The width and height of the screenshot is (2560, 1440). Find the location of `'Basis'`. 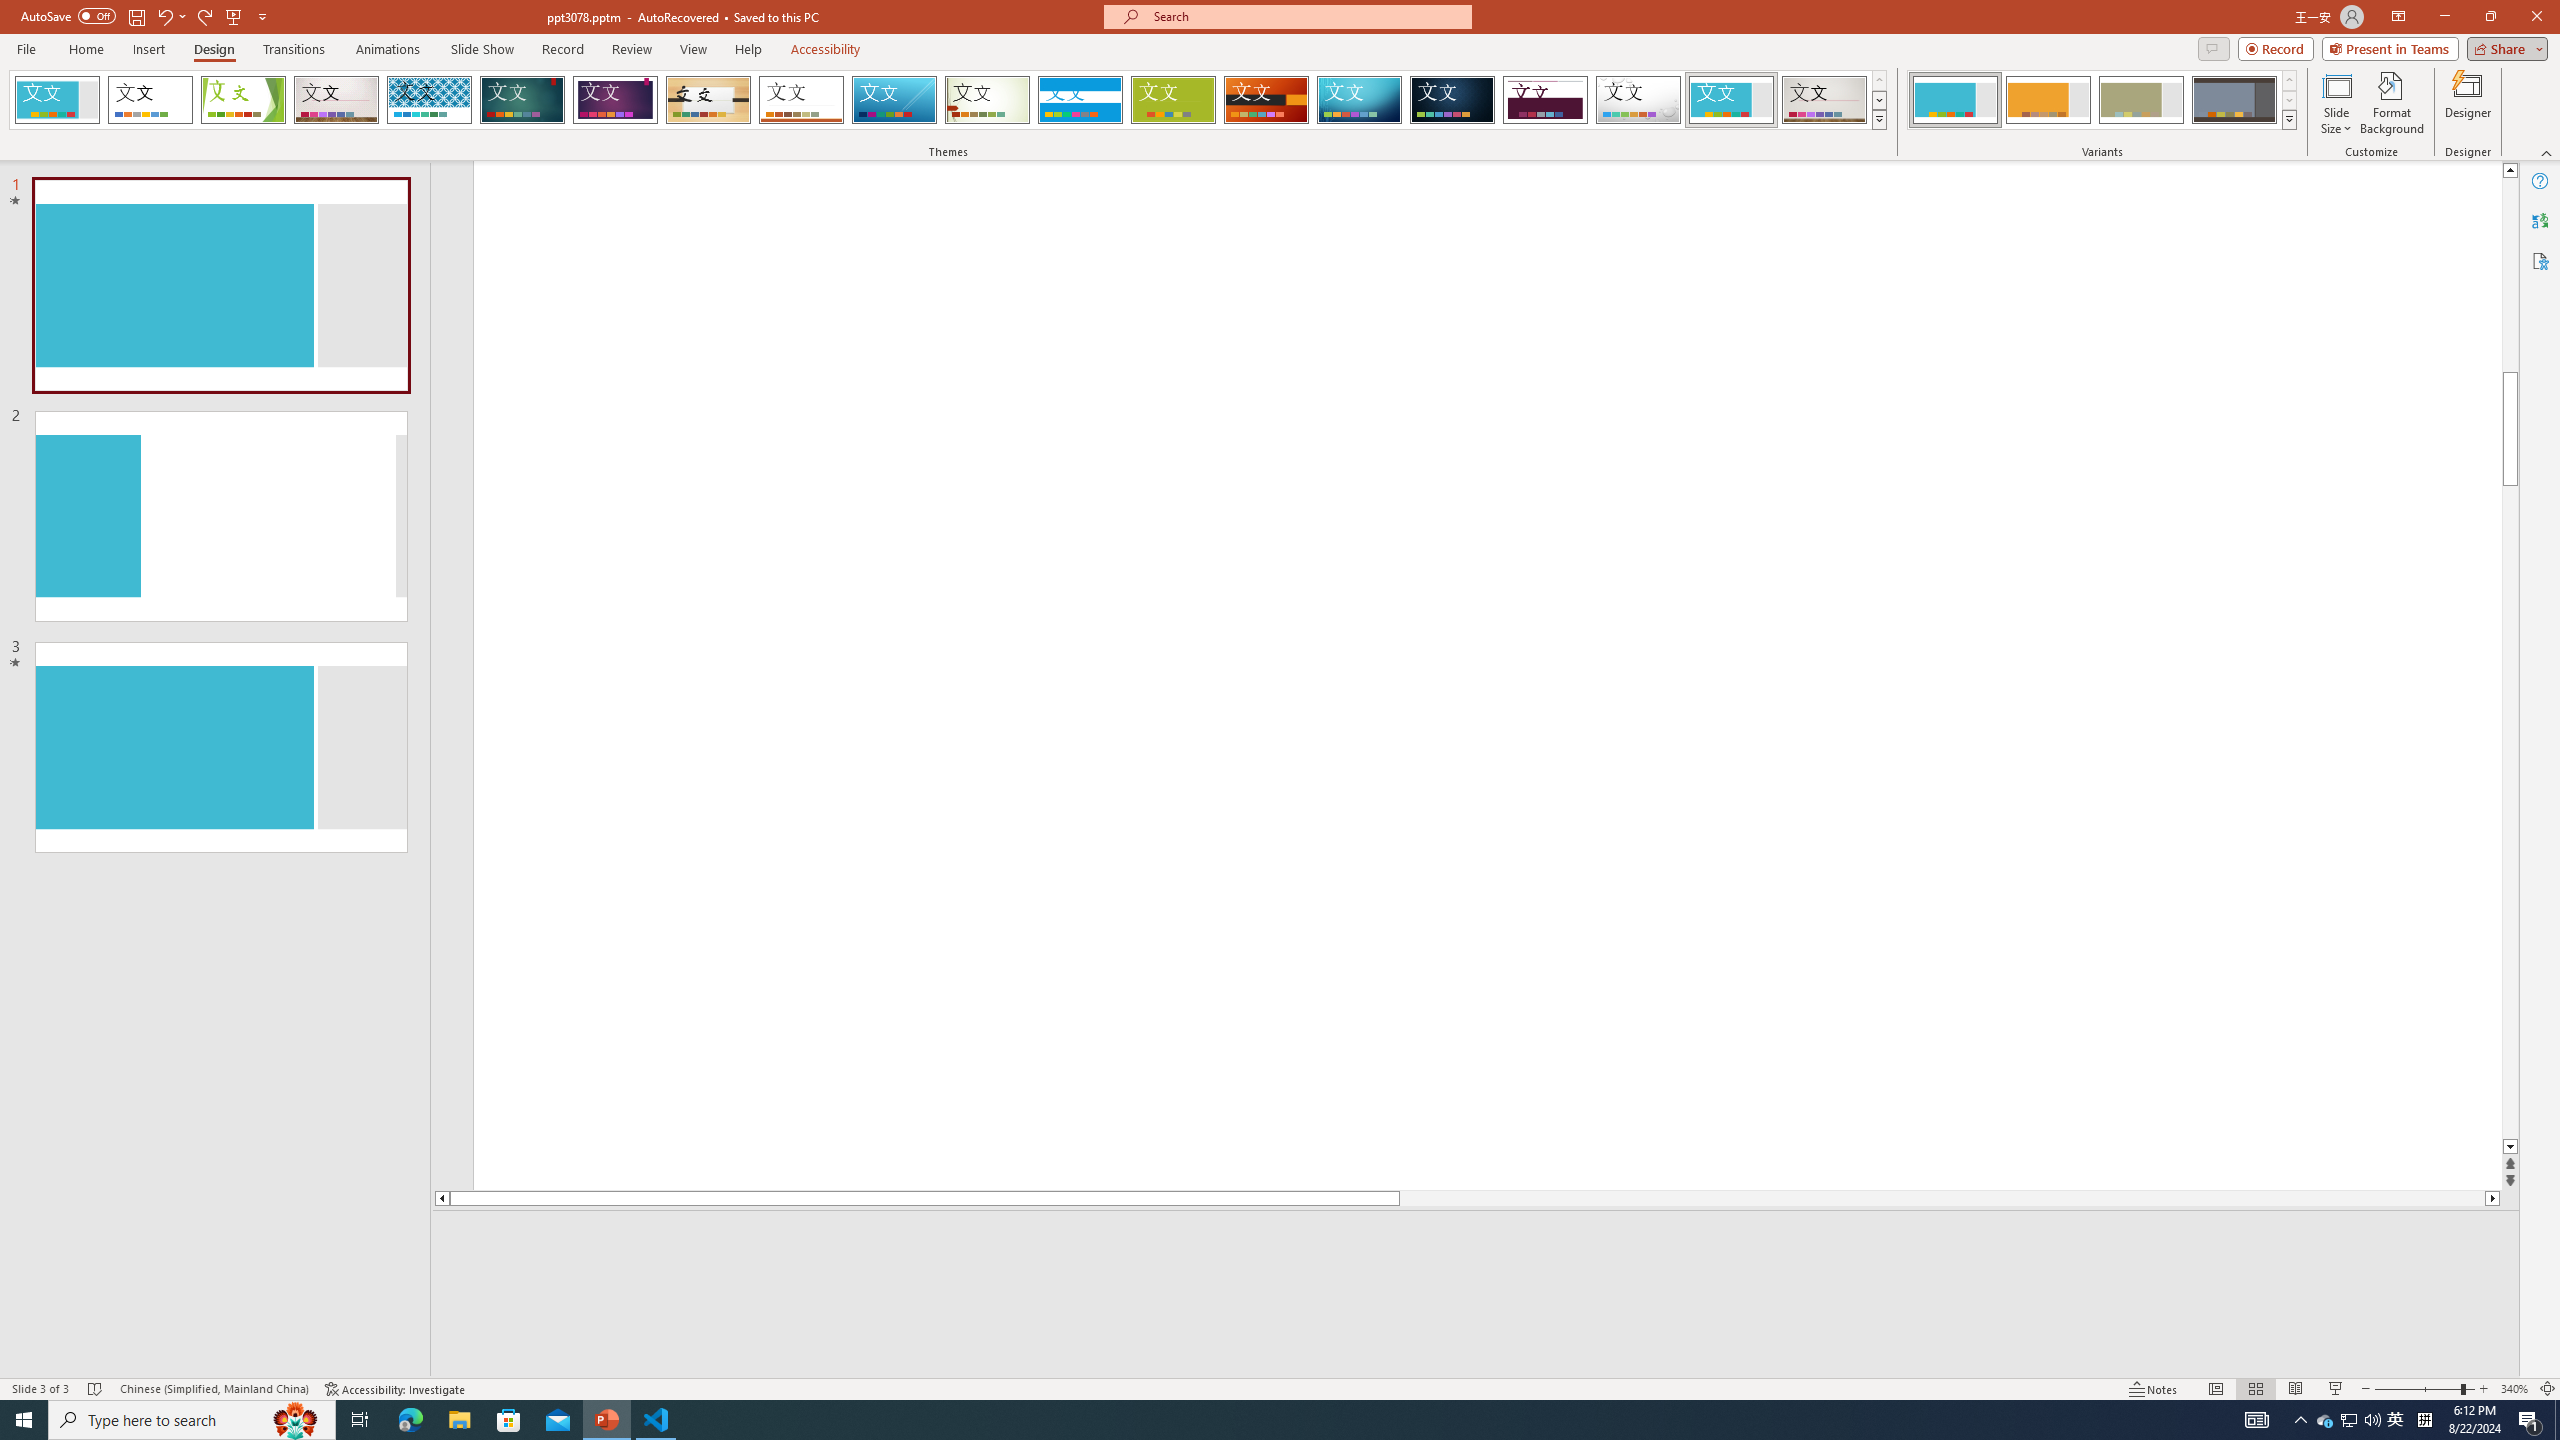

'Basis' is located at coordinates (1173, 99).